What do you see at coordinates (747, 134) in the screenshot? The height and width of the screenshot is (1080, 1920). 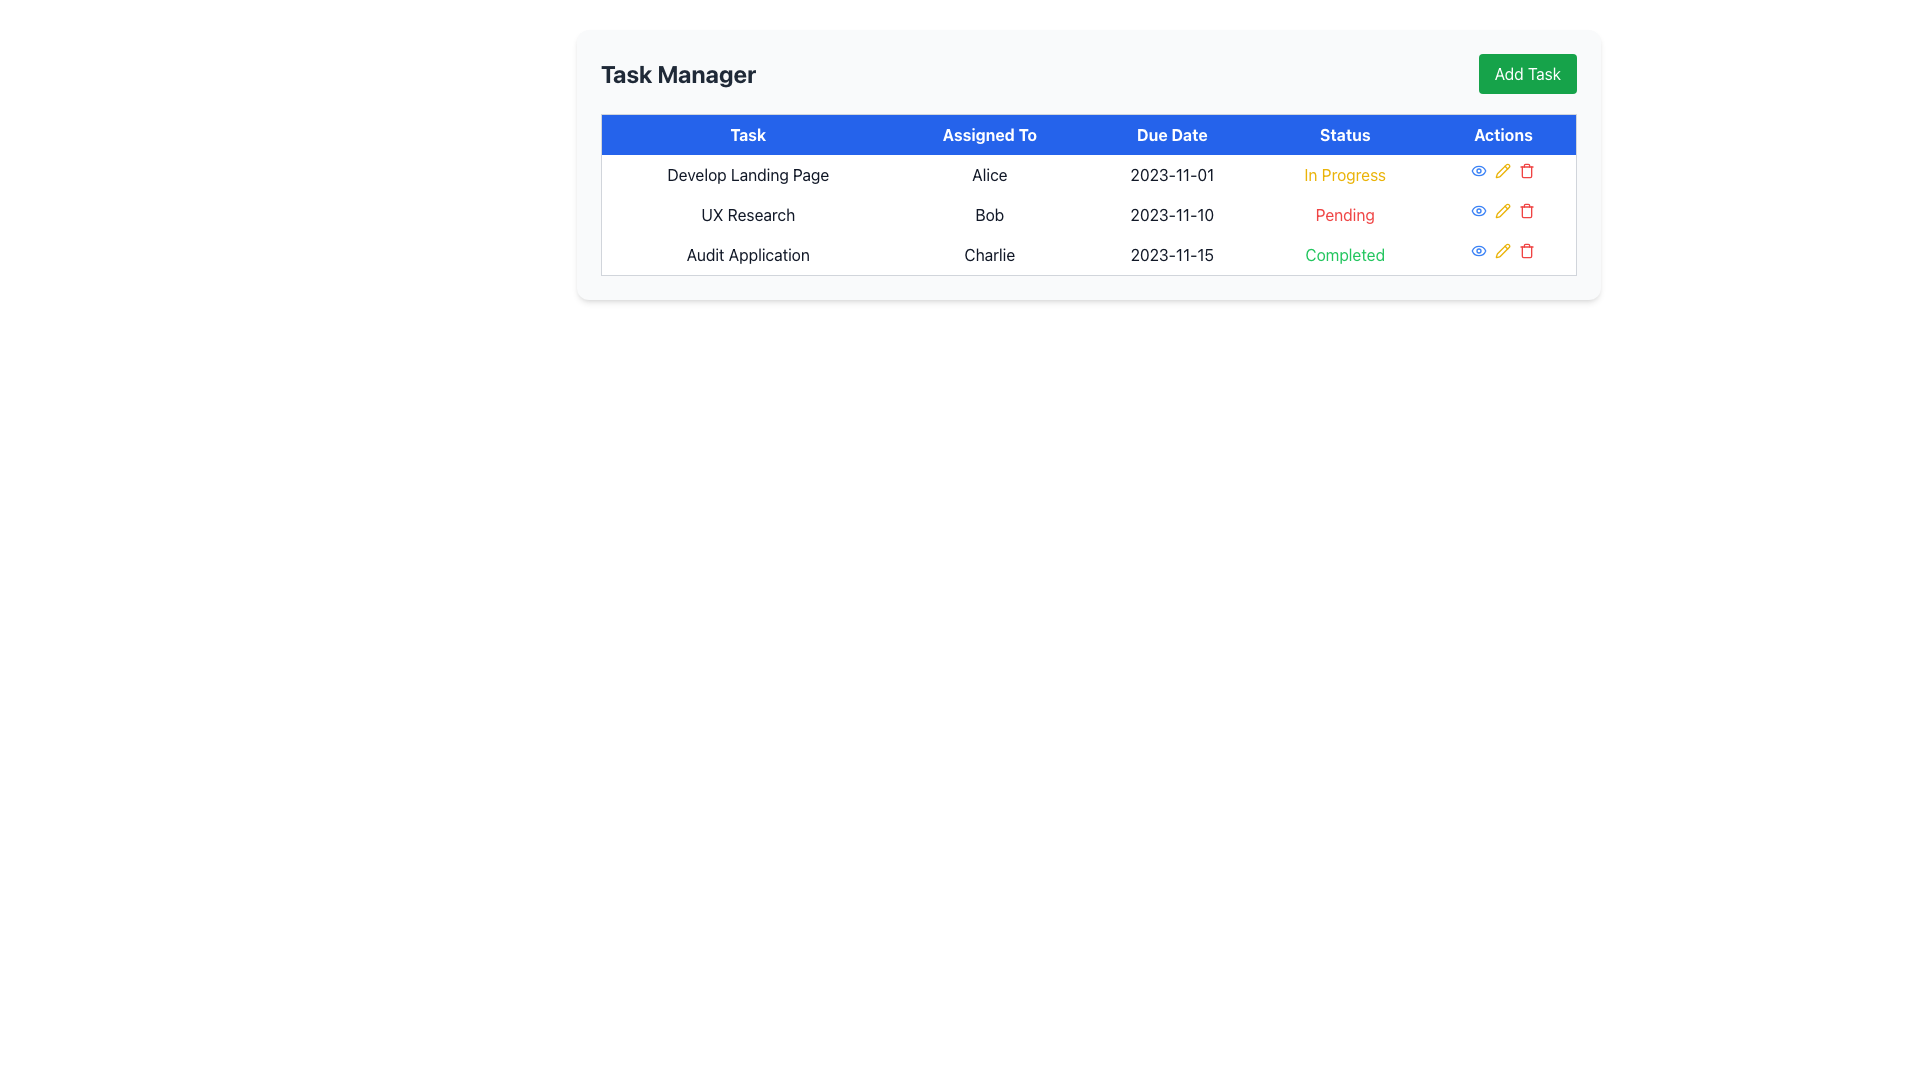 I see `the Header label for the first column of the table that lists tasks, located at the top-left section of the table header row` at bounding box center [747, 134].